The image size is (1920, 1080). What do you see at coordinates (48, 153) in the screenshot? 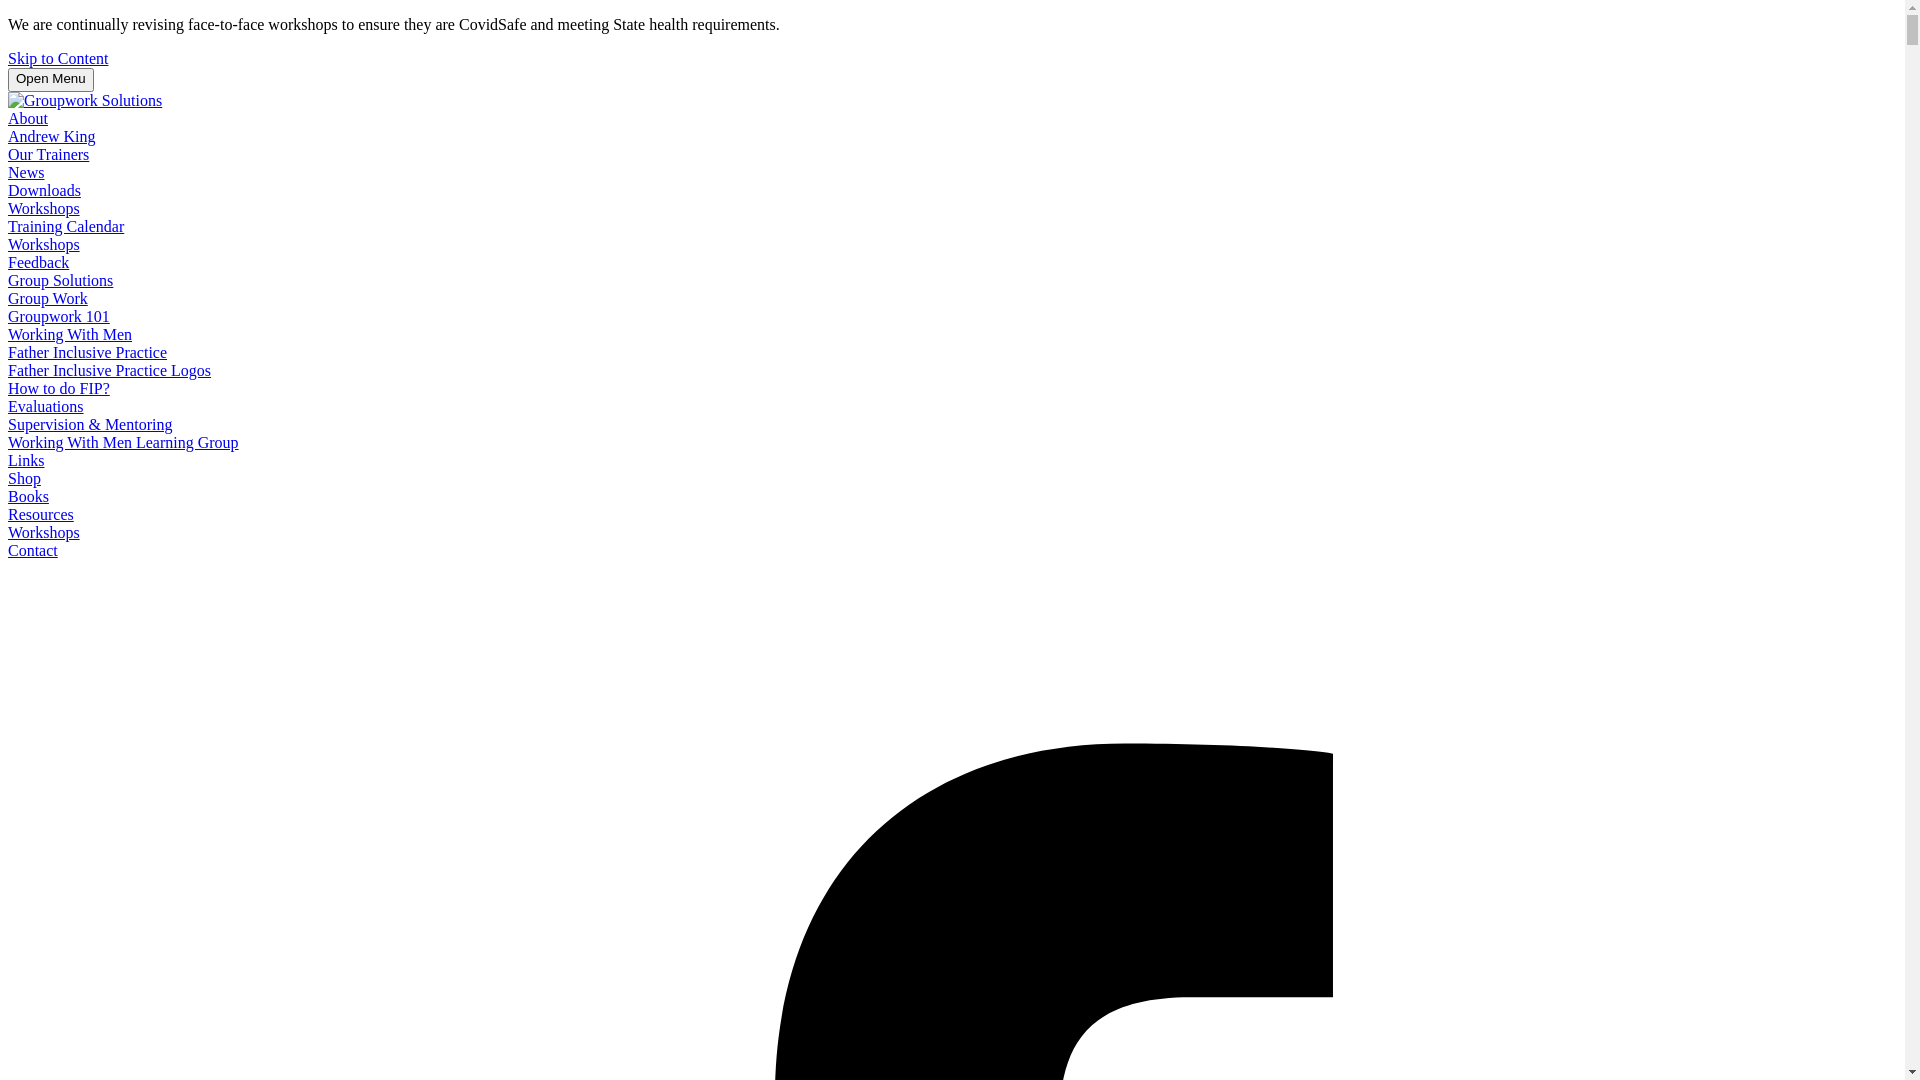
I see `'Our Trainers'` at bounding box center [48, 153].